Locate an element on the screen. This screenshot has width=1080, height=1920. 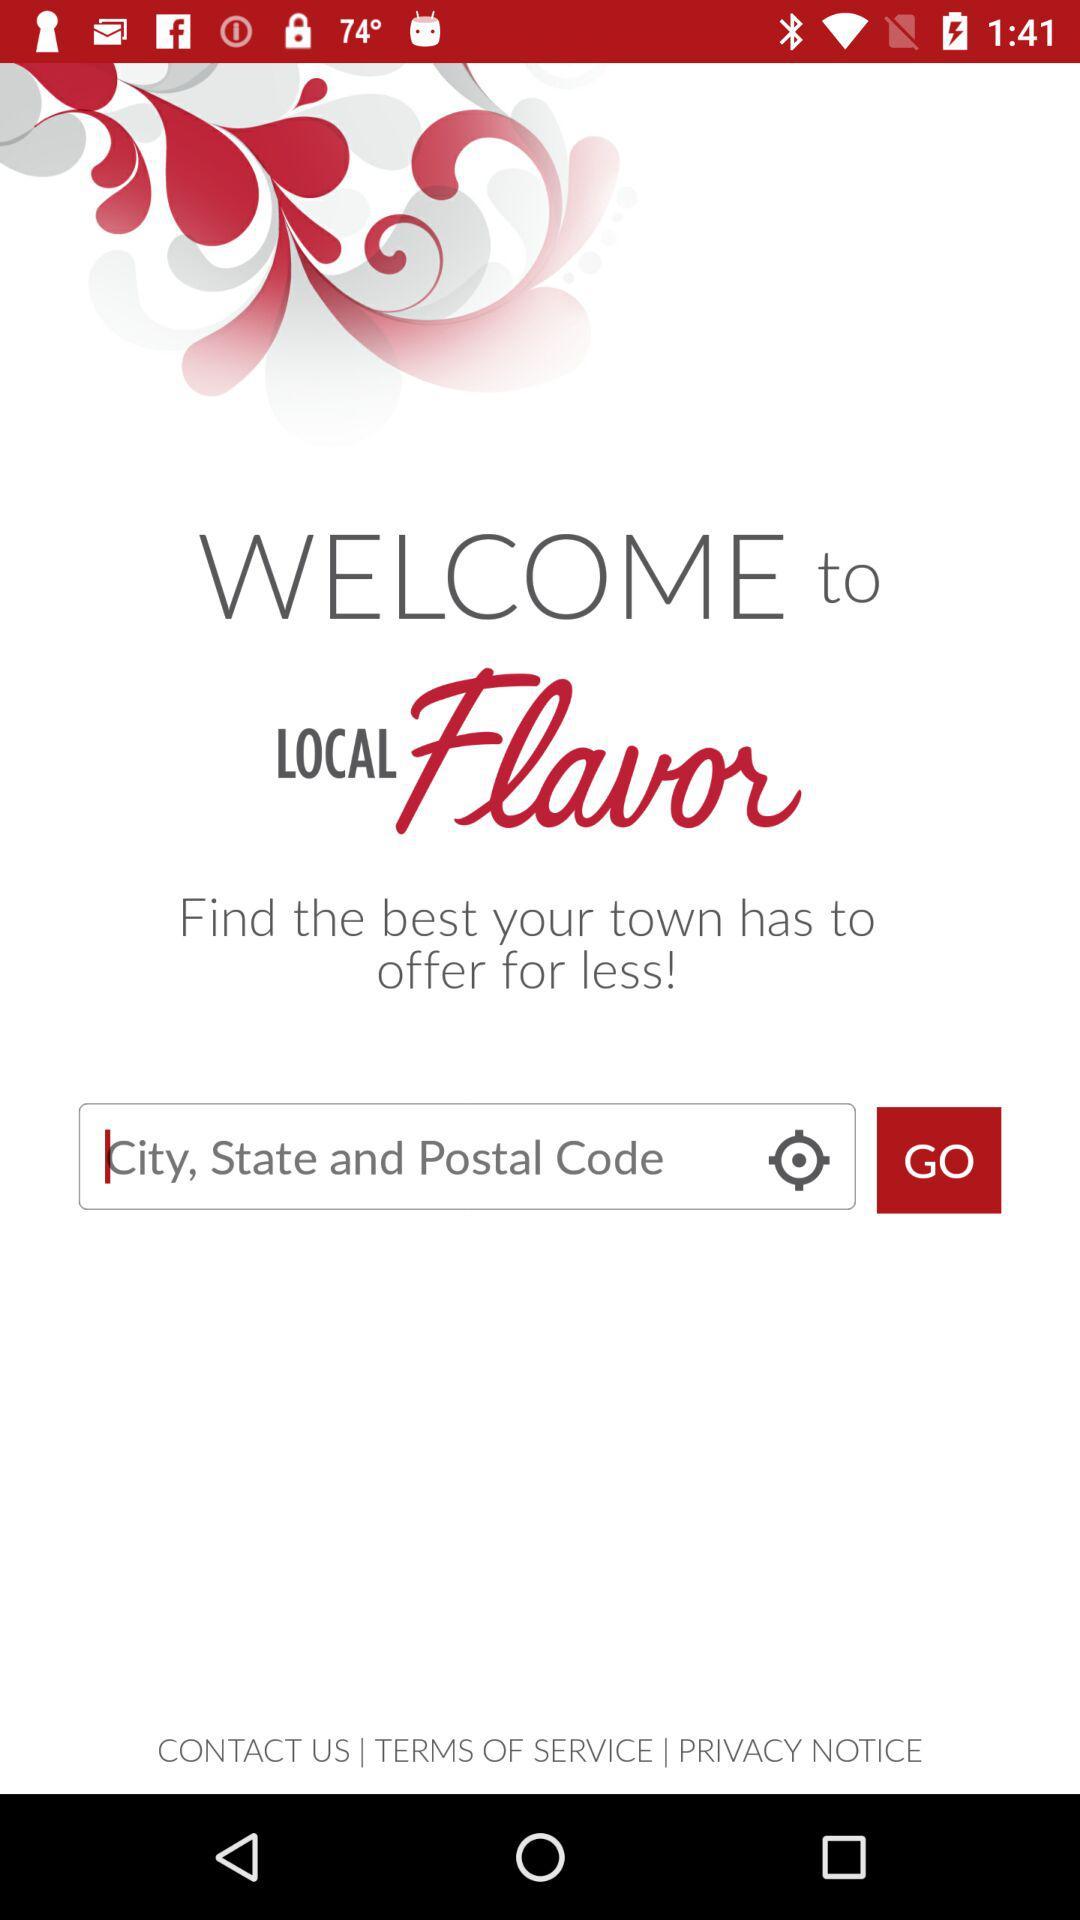
search button search for discount in user 's town is located at coordinates (467, 1156).